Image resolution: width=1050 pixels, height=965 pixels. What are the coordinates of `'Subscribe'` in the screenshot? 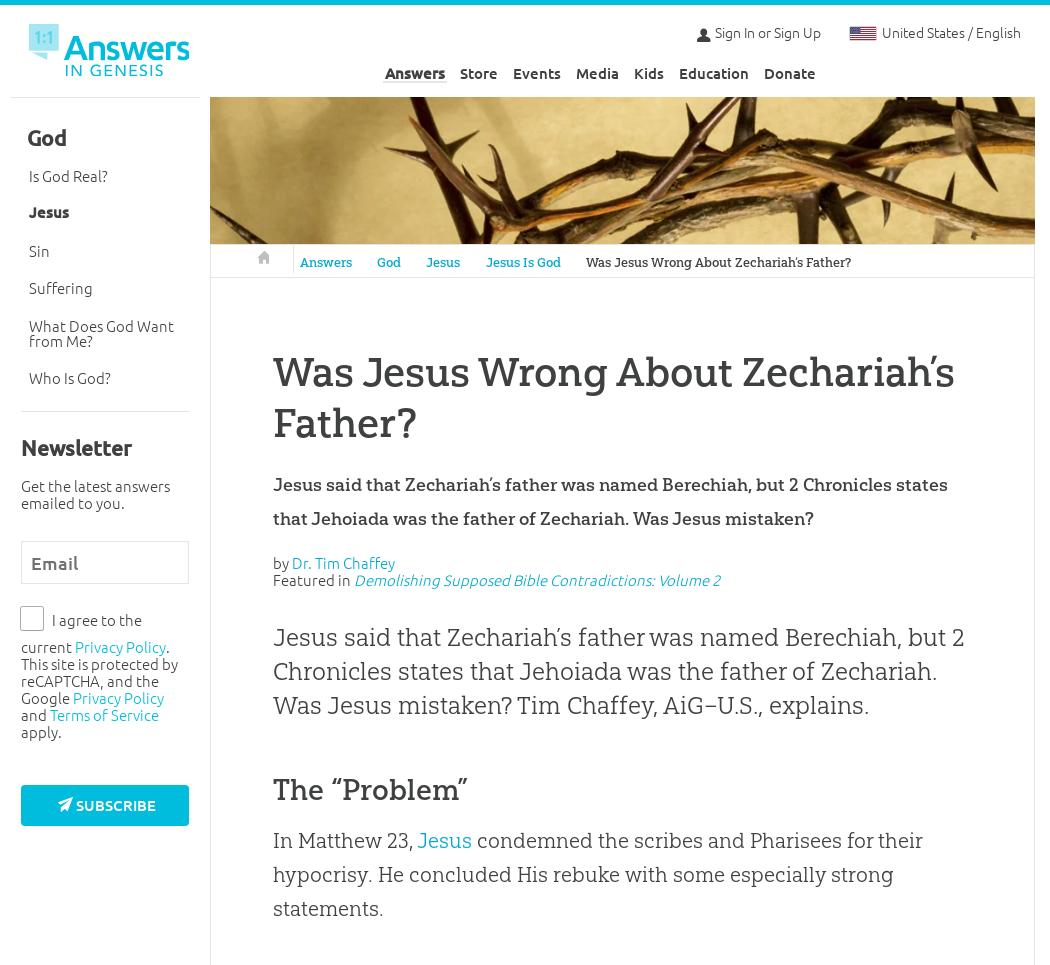 It's located at (76, 804).